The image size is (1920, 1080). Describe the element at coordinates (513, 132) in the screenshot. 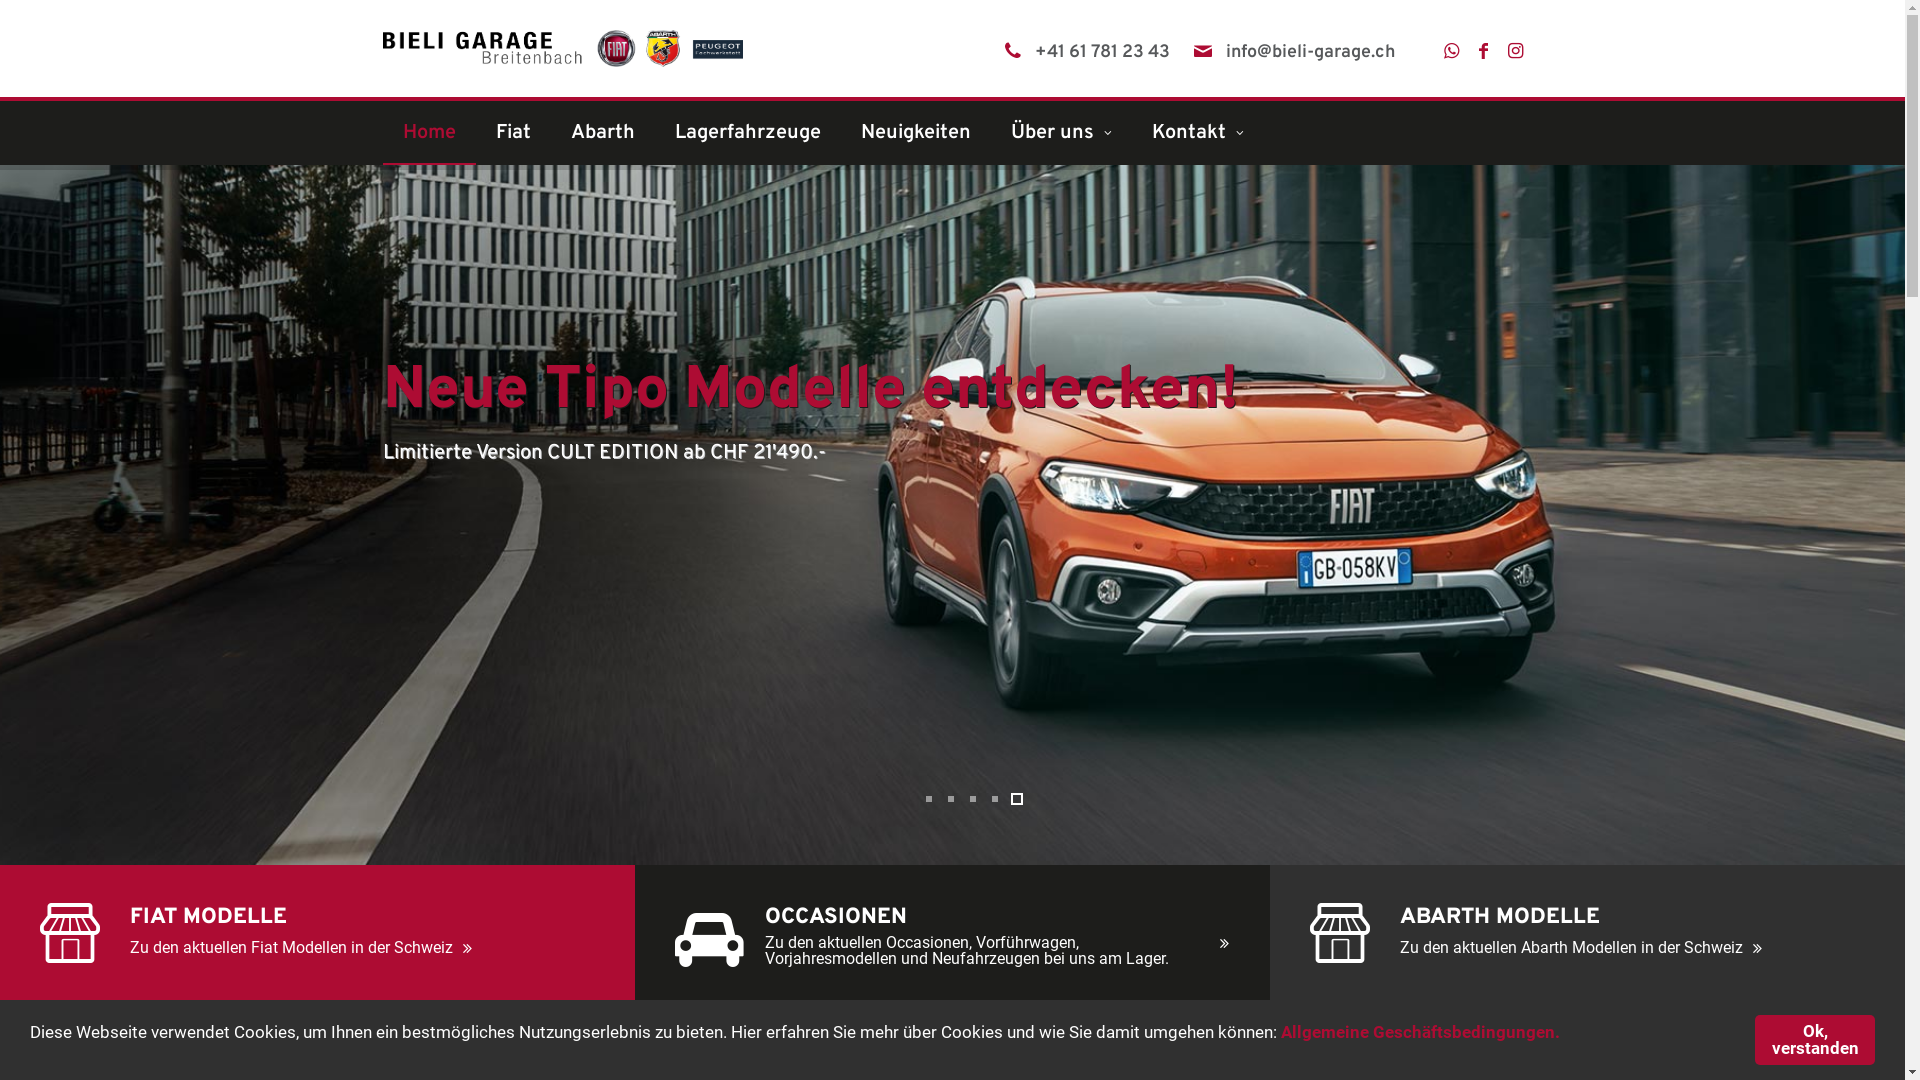

I see `'Fiat'` at that location.